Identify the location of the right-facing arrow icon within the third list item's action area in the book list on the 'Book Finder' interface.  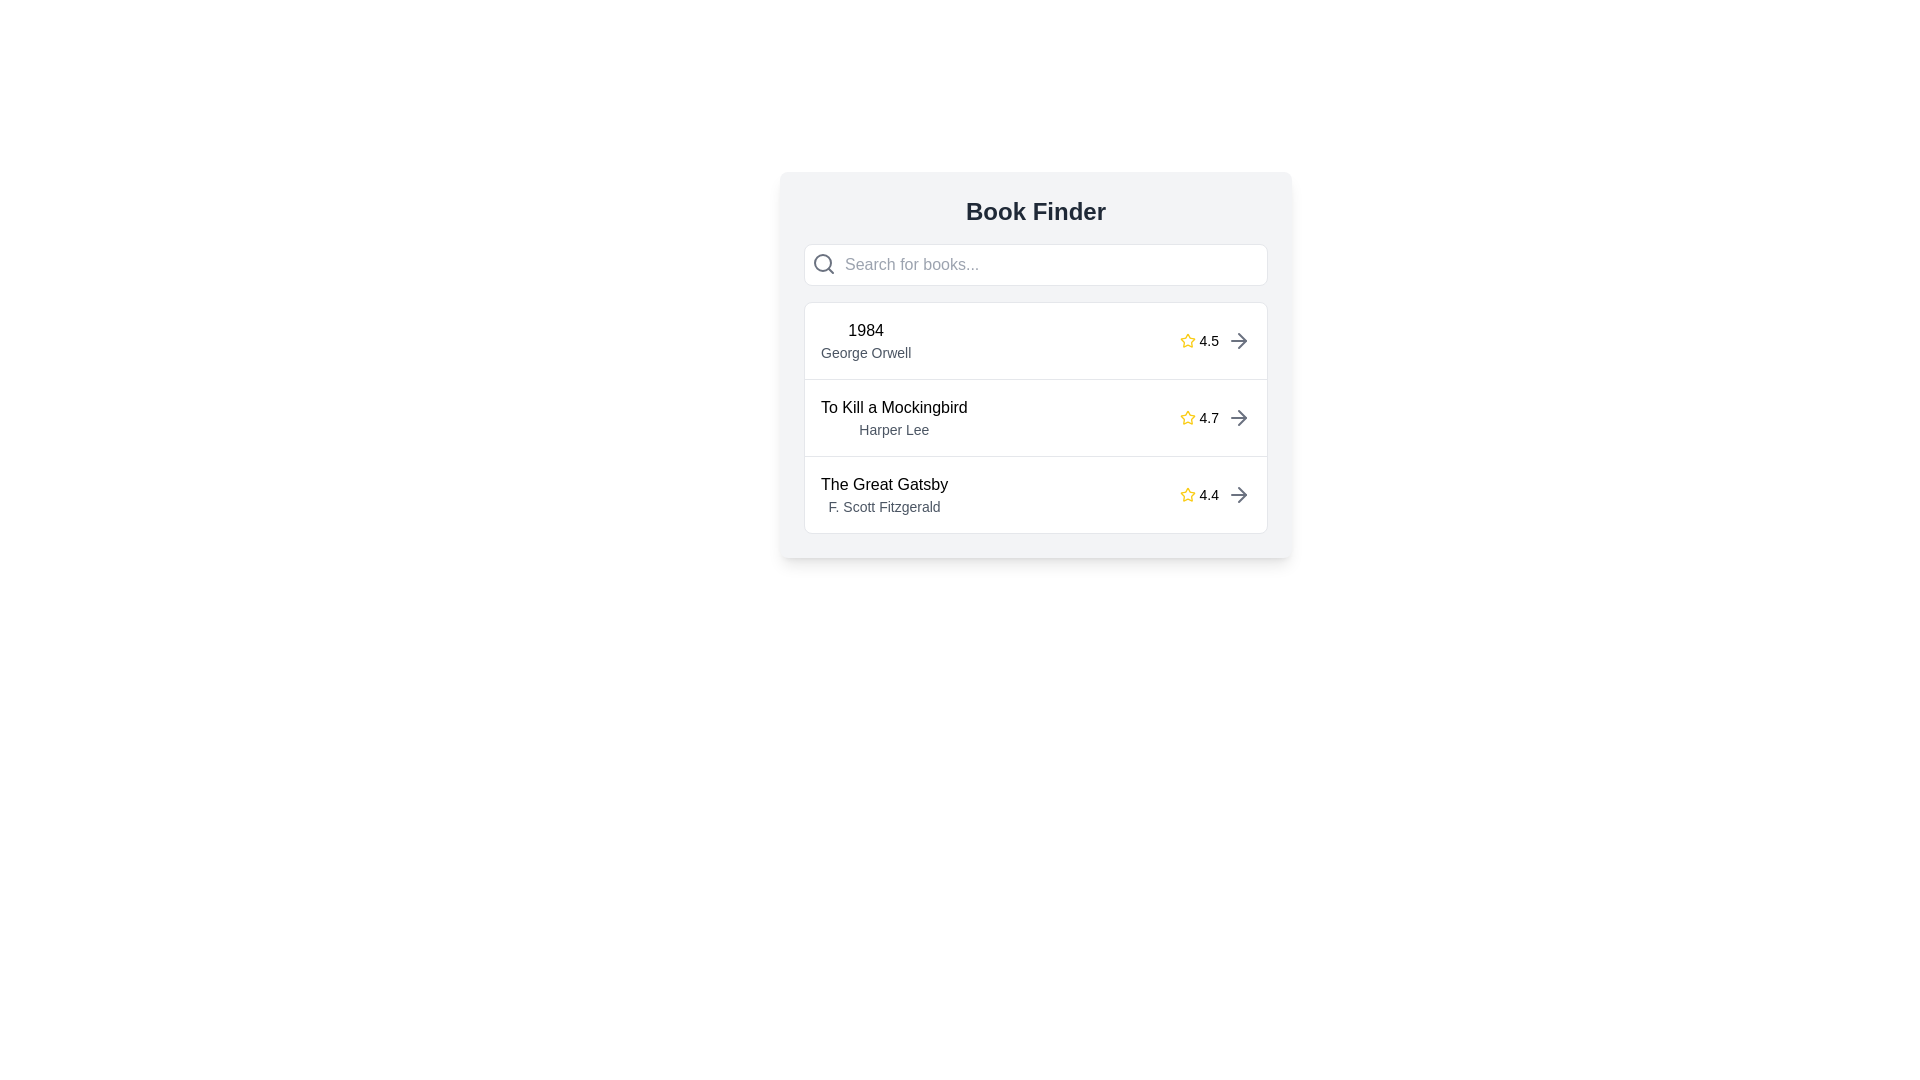
(1241, 416).